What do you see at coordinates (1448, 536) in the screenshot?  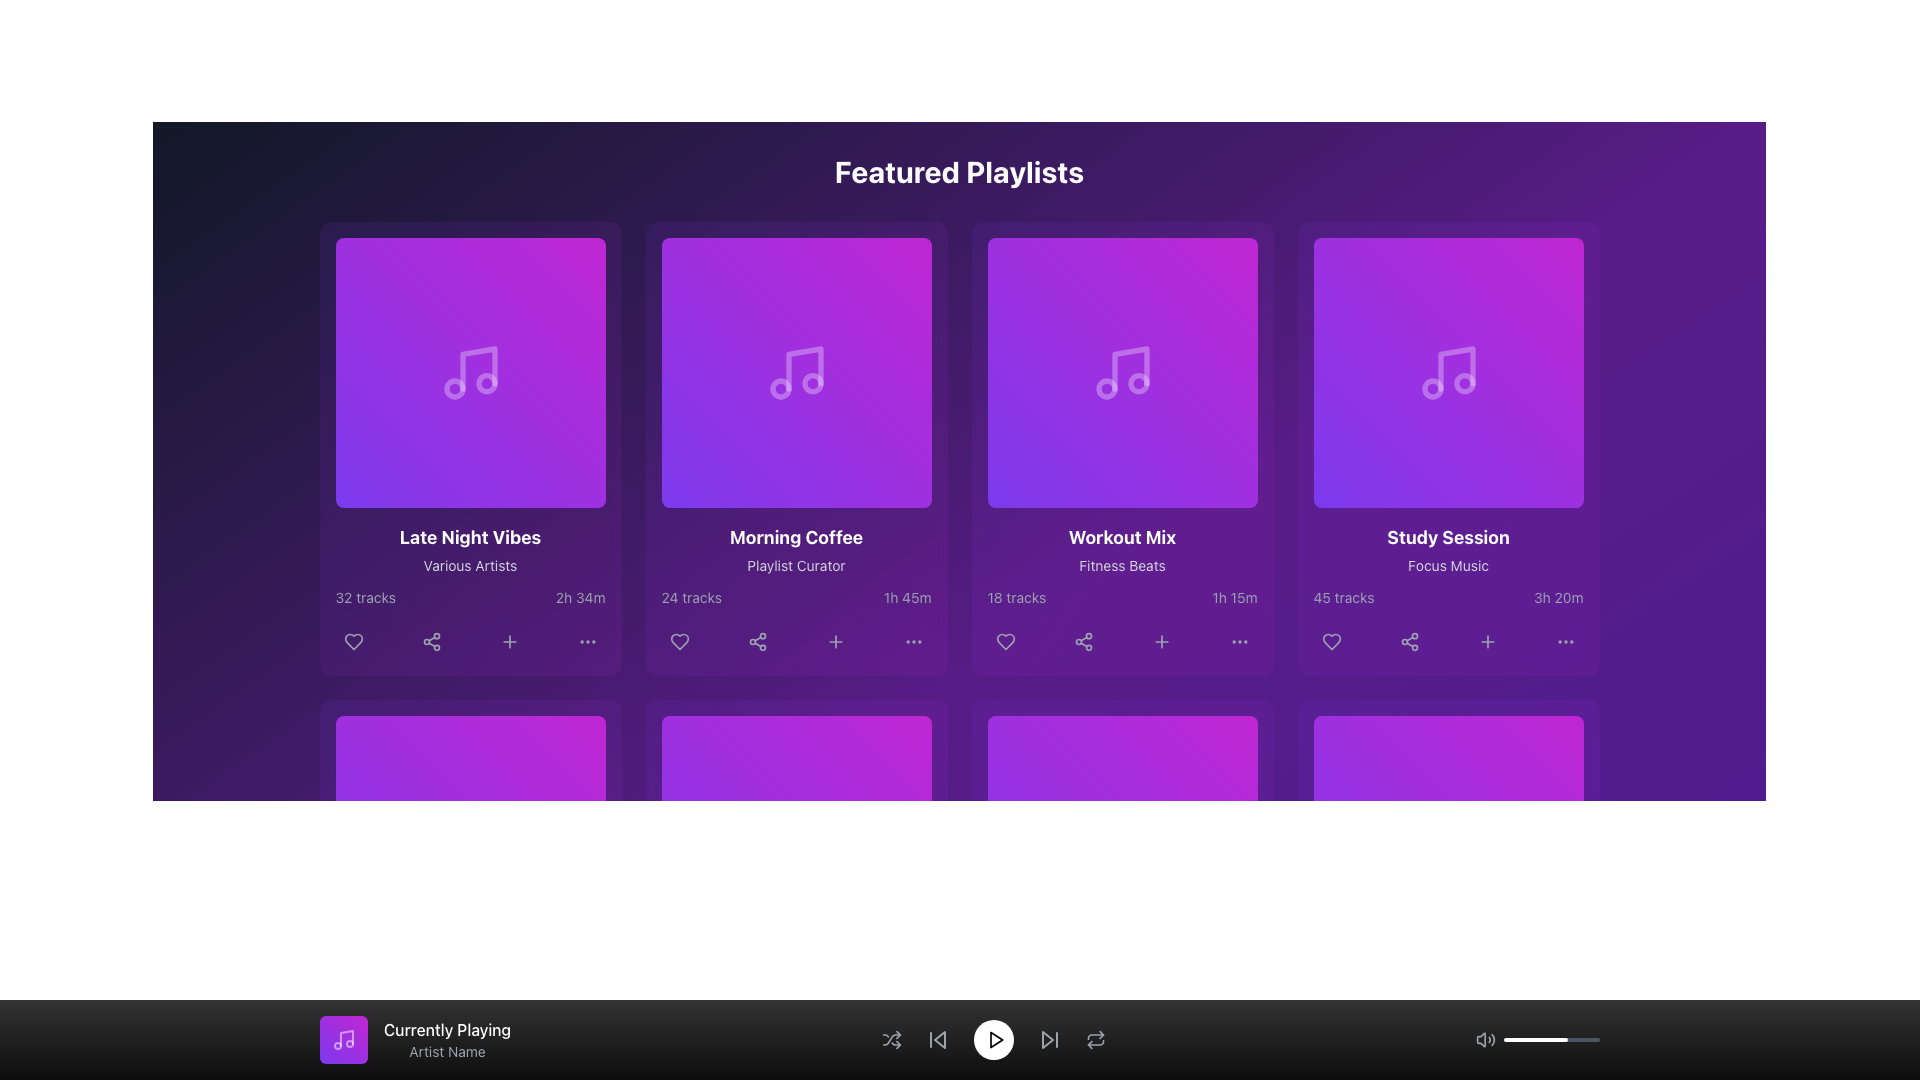 I see `the playlist title label located in the fourth column above the description text 'Focus Music'` at bounding box center [1448, 536].